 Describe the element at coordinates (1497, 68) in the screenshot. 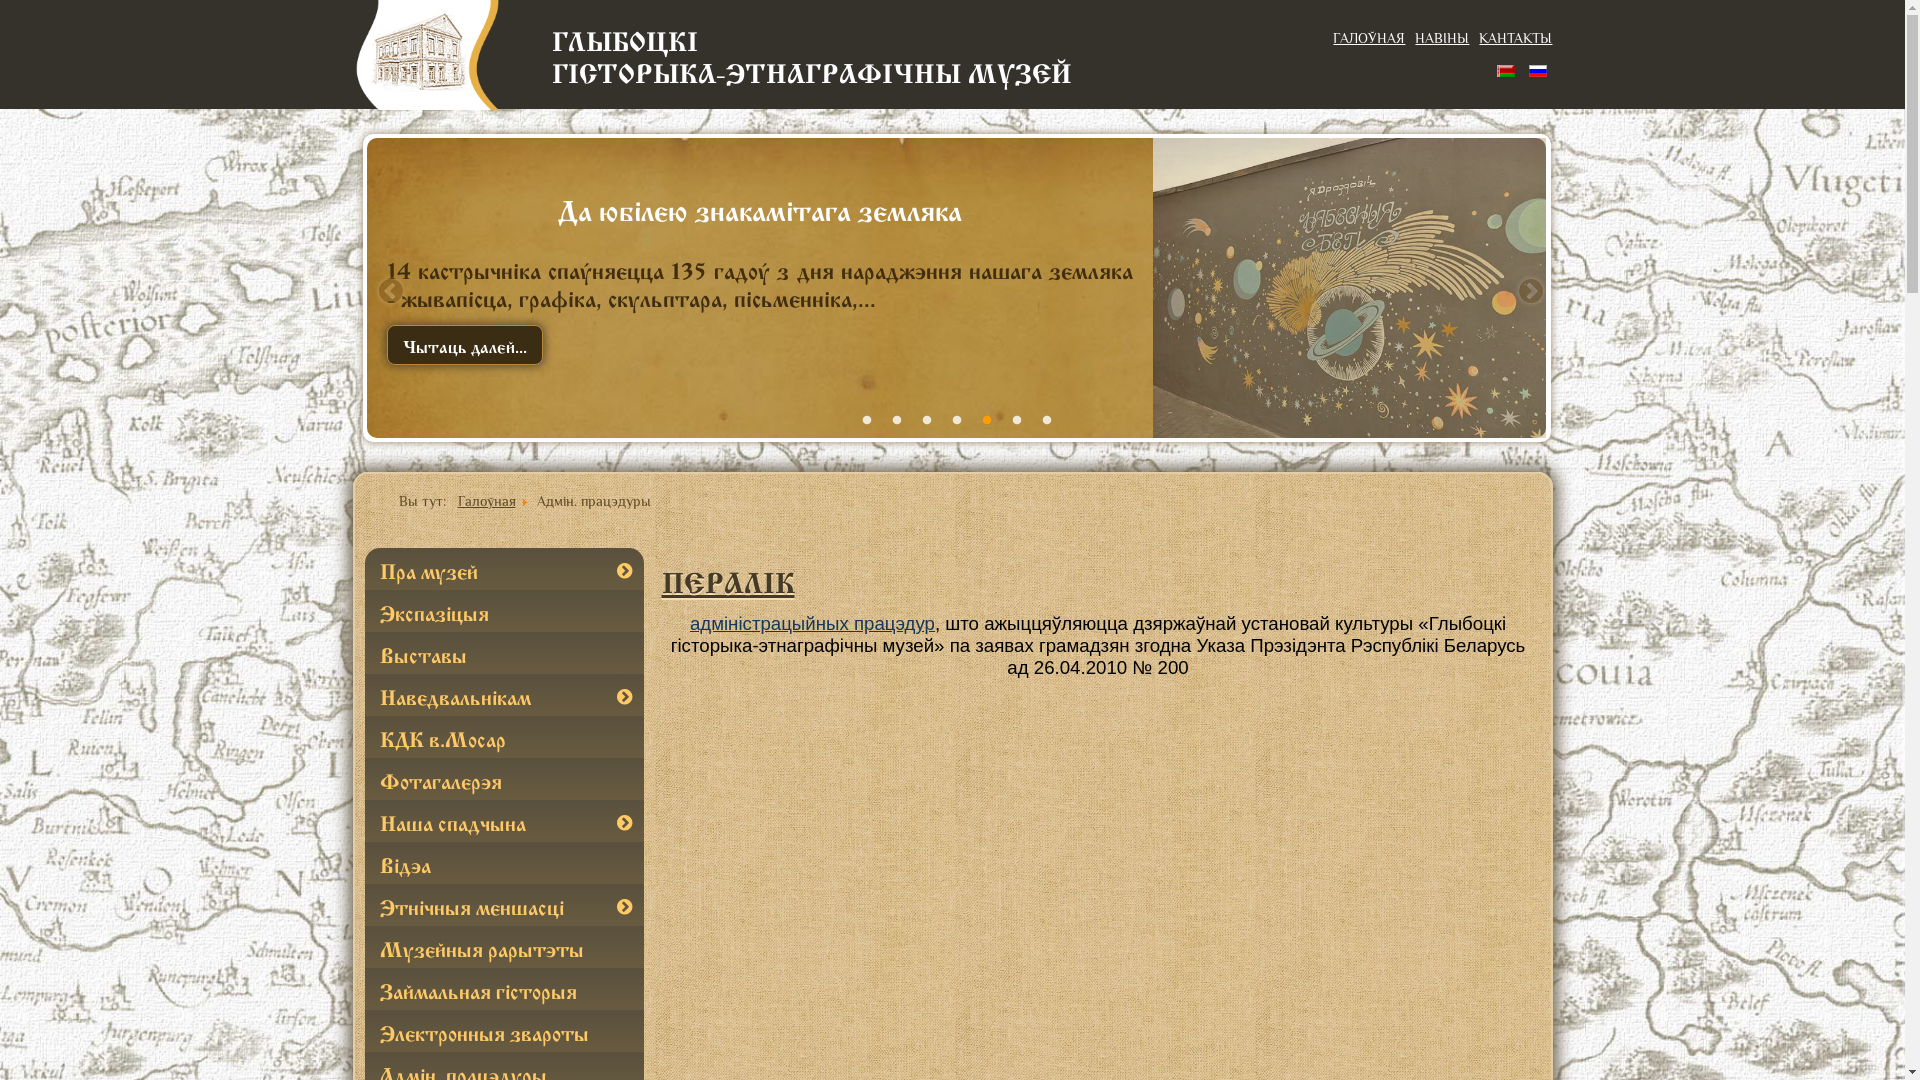

I see `'Belarusian (be-BY)'` at that location.